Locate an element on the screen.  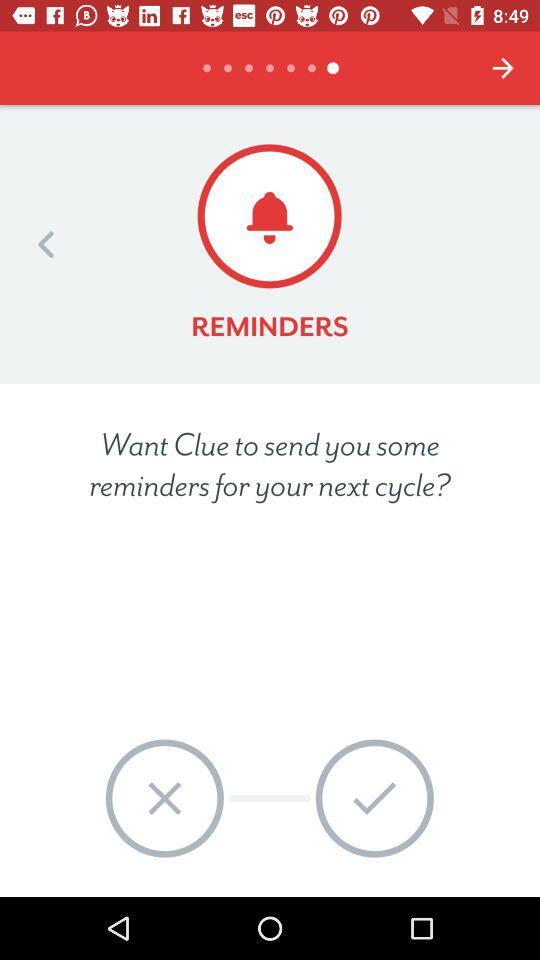
the arrow_backward icon is located at coordinates (46, 243).